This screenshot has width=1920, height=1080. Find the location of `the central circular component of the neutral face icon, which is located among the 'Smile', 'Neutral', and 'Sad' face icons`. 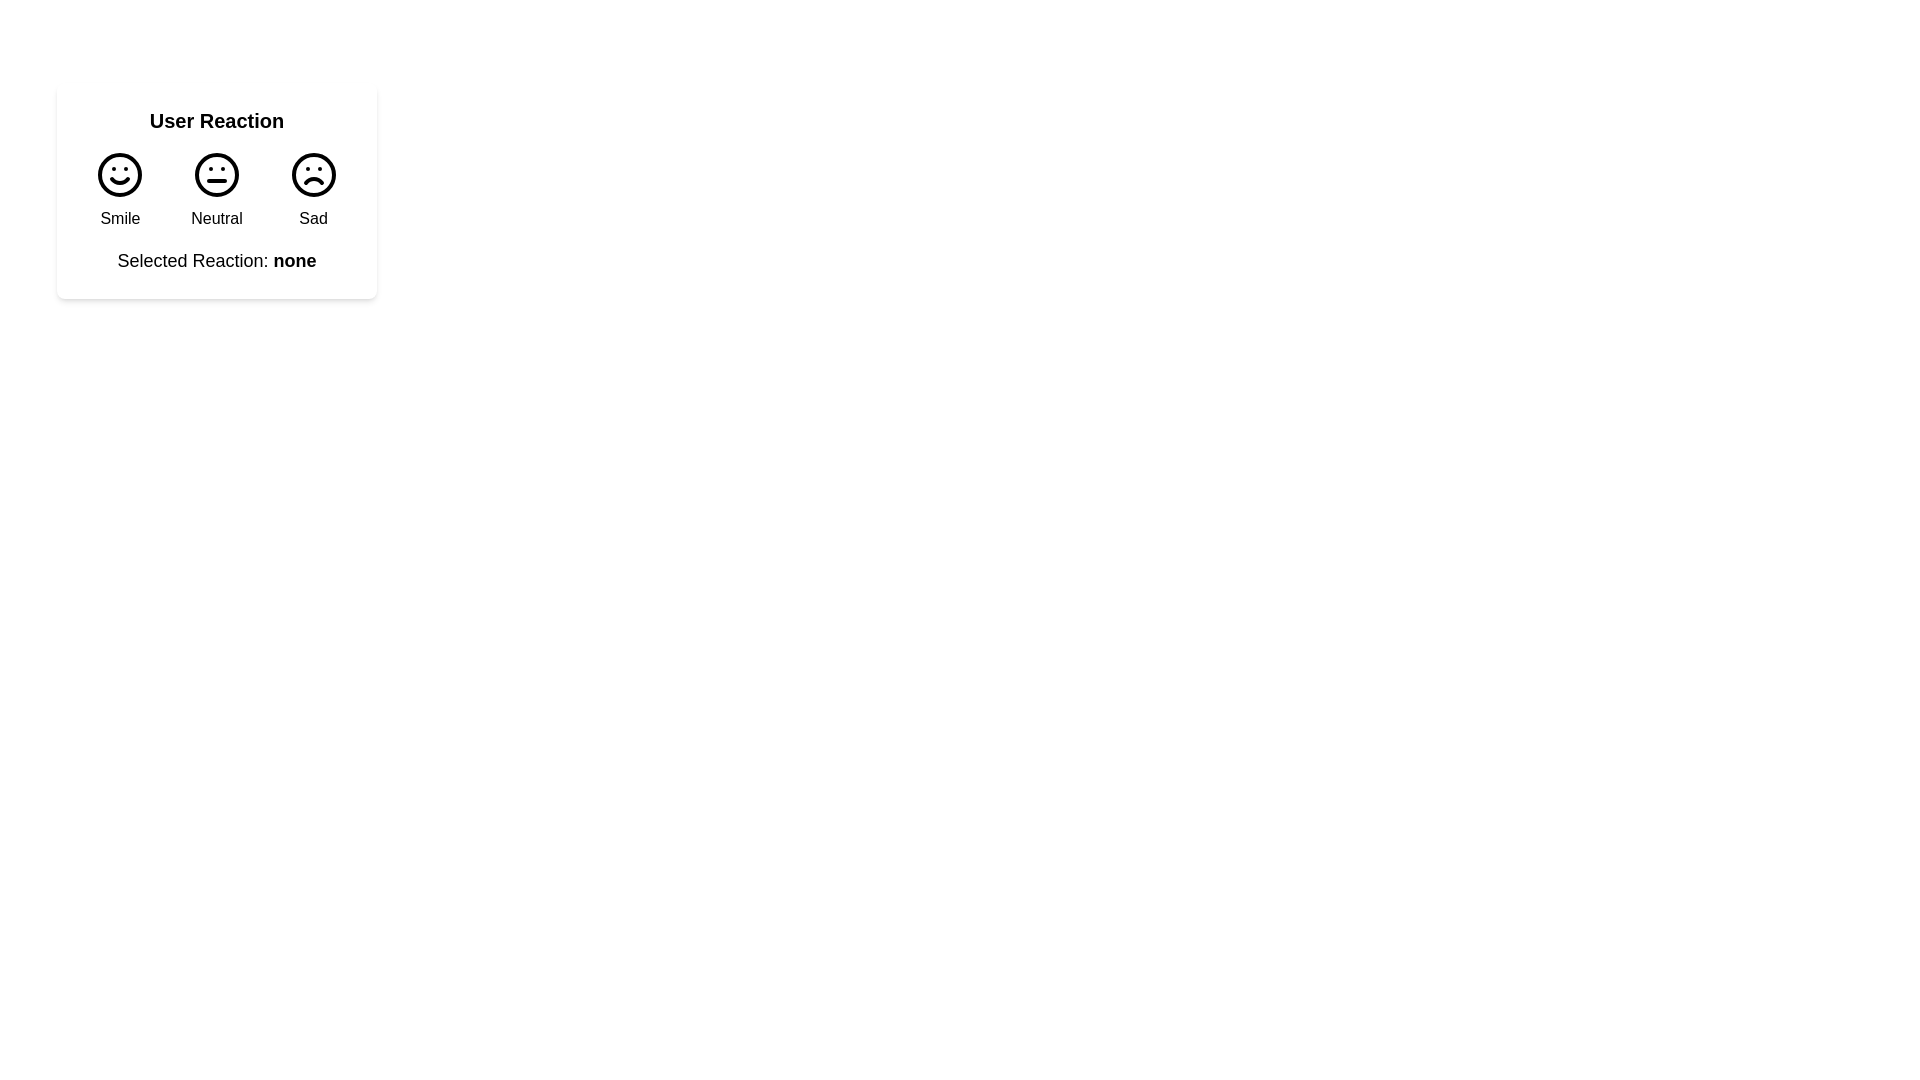

the central circular component of the neutral face icon, which is located among the 'Smile', 'Neutral', and 'Sad' face icons is located at coordinates (216, 173).